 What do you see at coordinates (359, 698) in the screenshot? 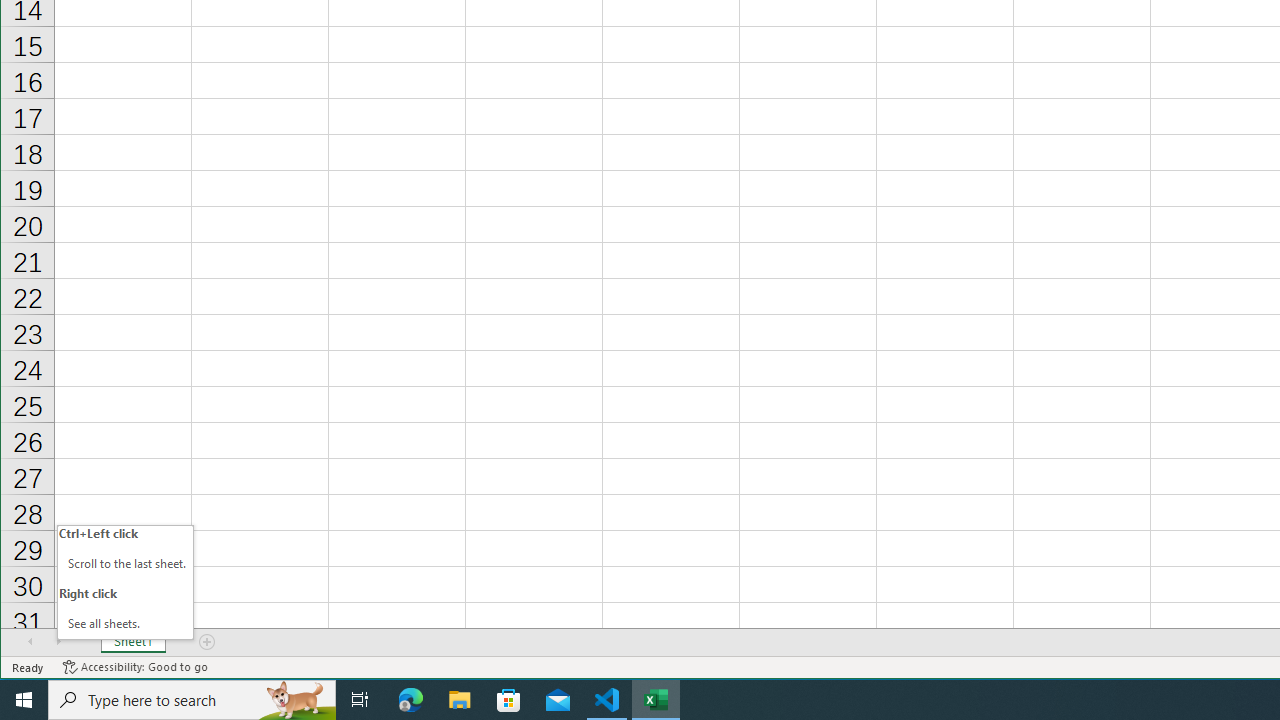
I see `'Task View'` at bounding box center [359, 698].